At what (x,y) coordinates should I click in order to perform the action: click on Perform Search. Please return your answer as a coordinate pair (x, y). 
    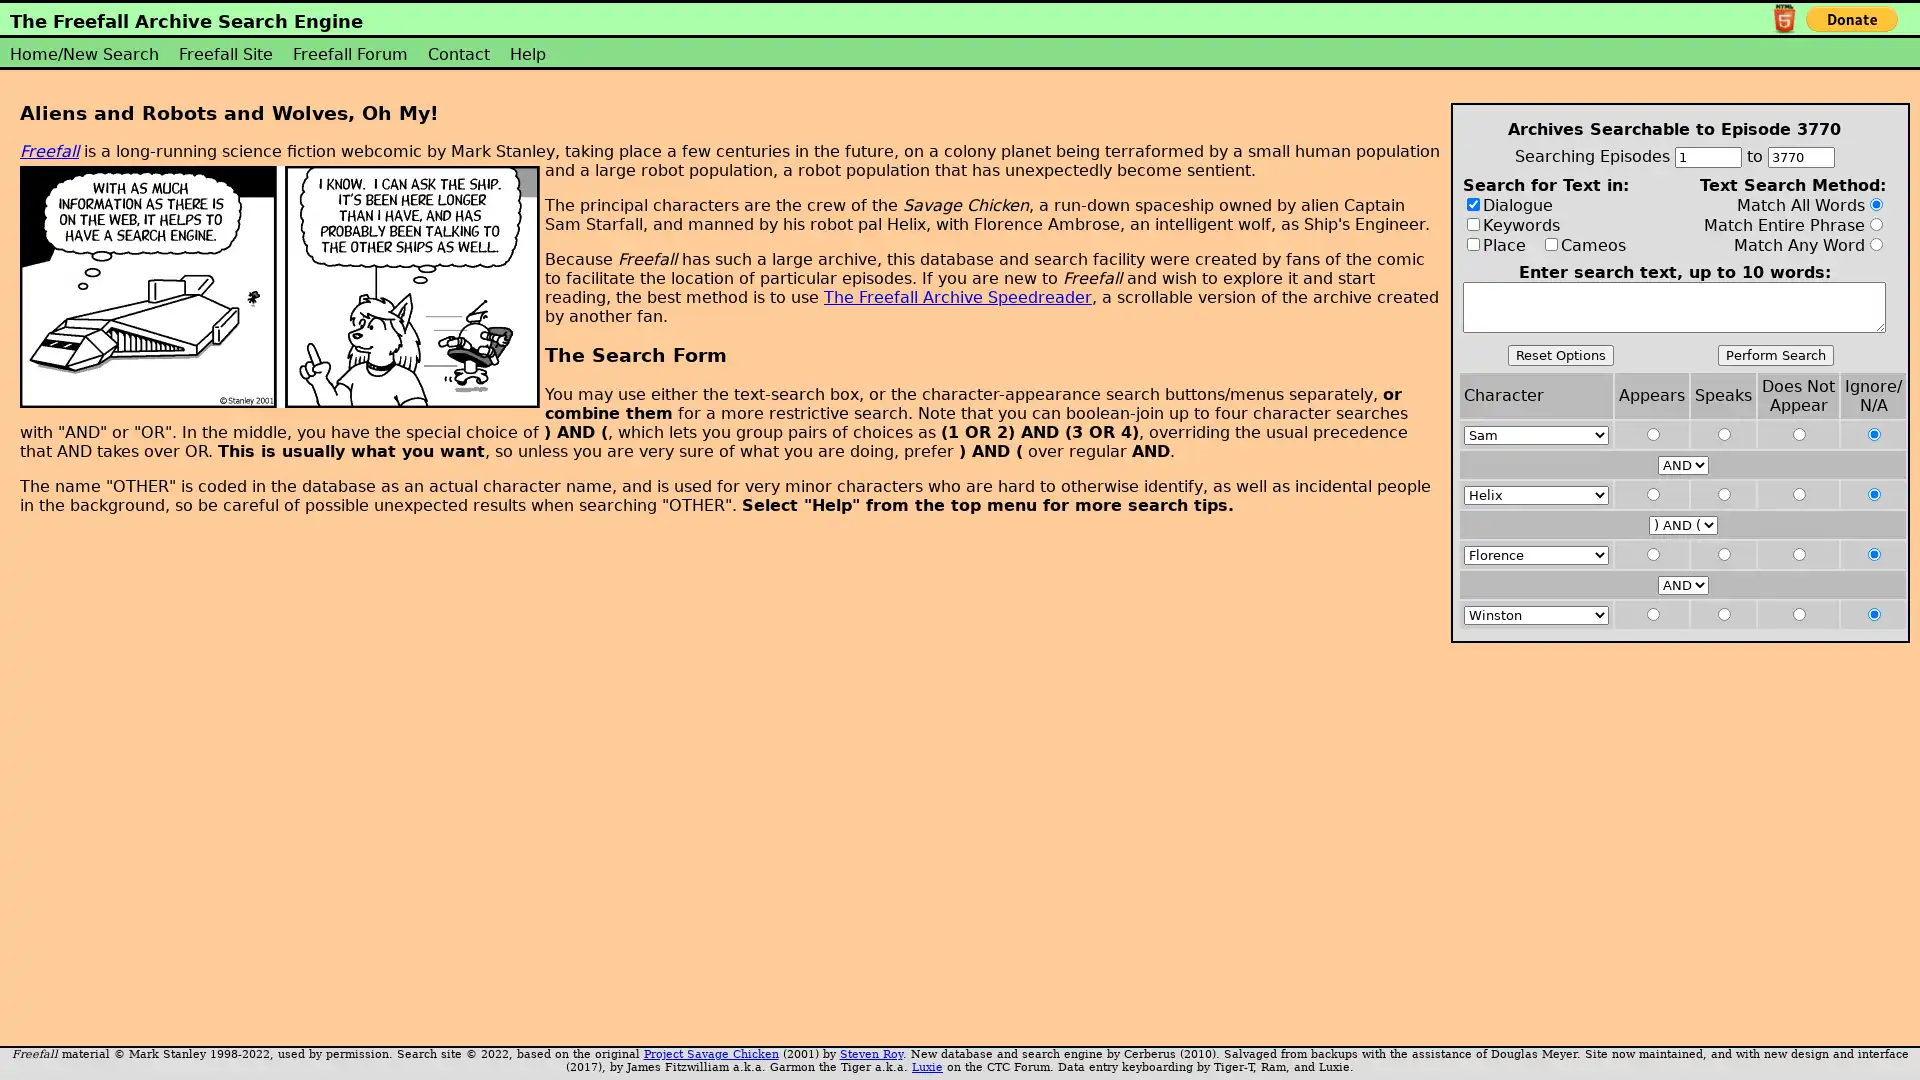
    Looking at the image, I should click on (1776, 353).